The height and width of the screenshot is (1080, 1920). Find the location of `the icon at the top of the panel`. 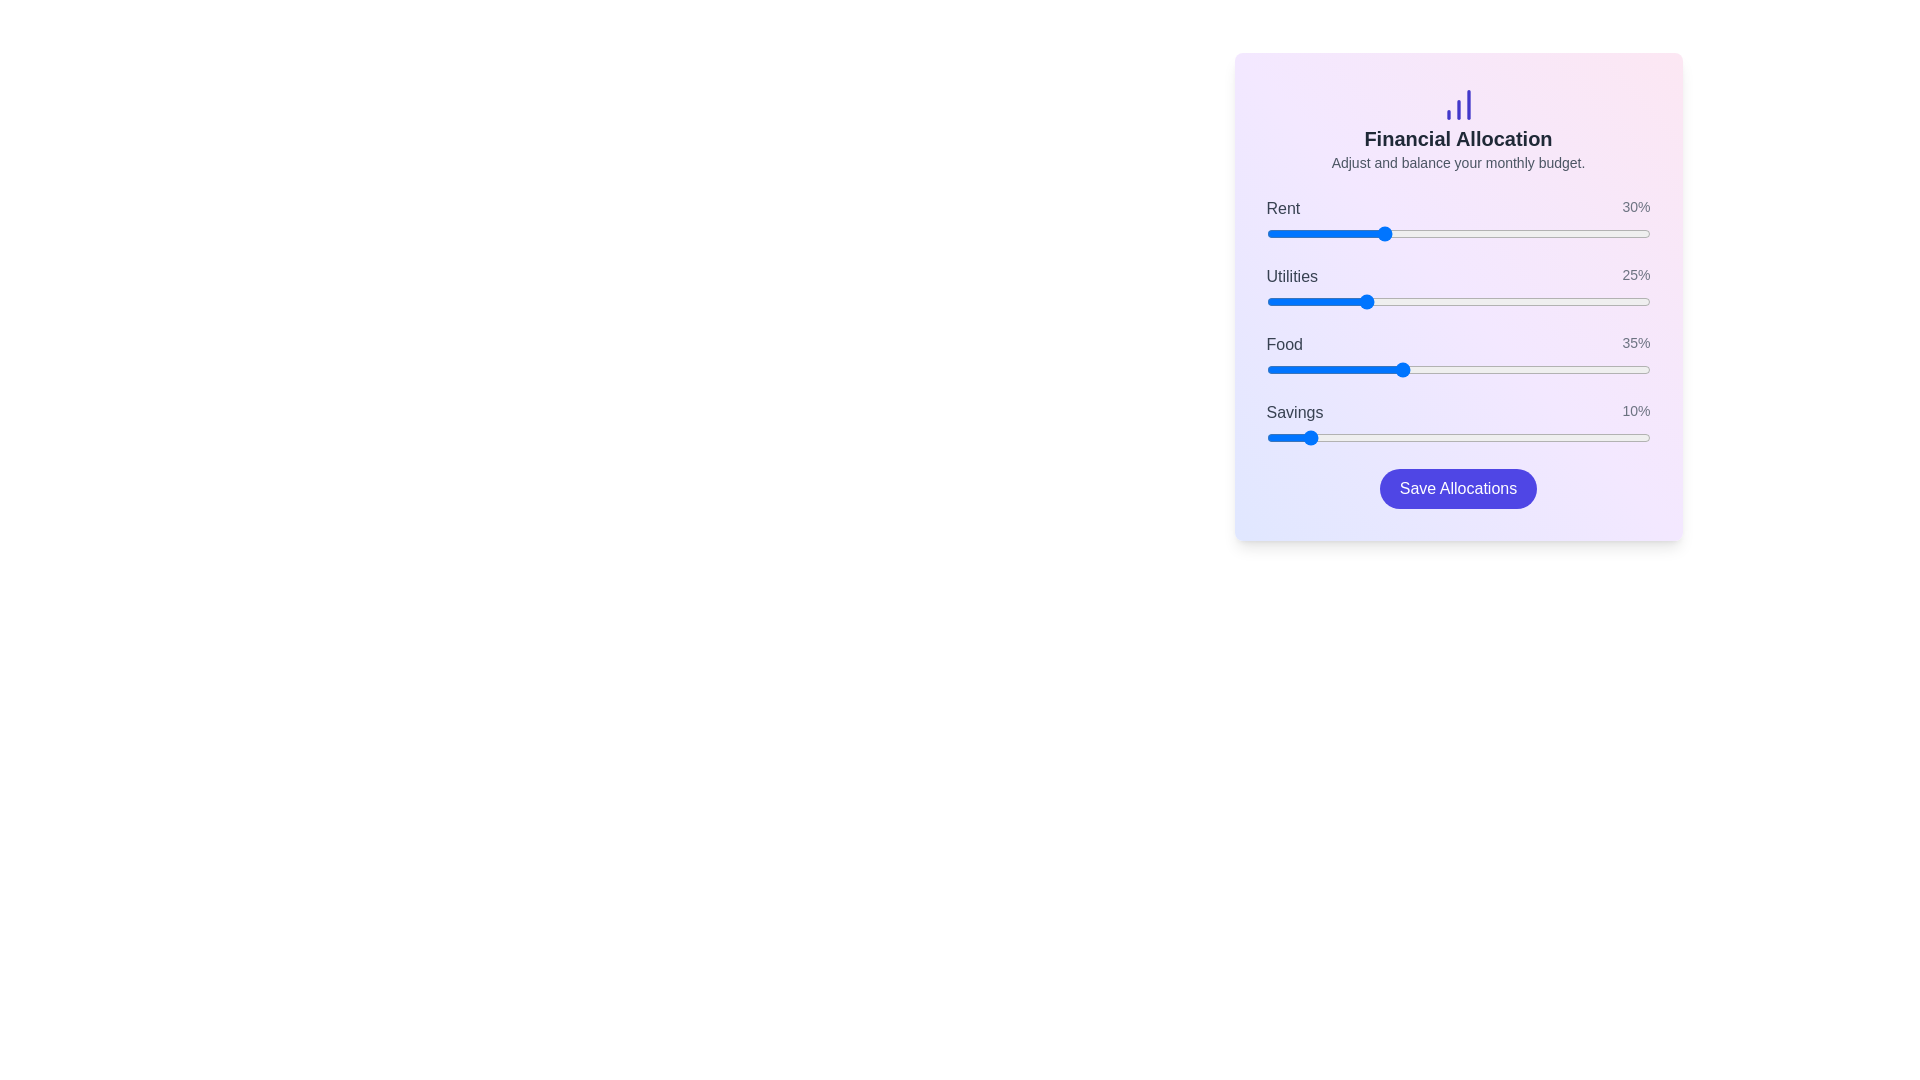

the icon at the top of the panel is located at coordinates (1458, 104).